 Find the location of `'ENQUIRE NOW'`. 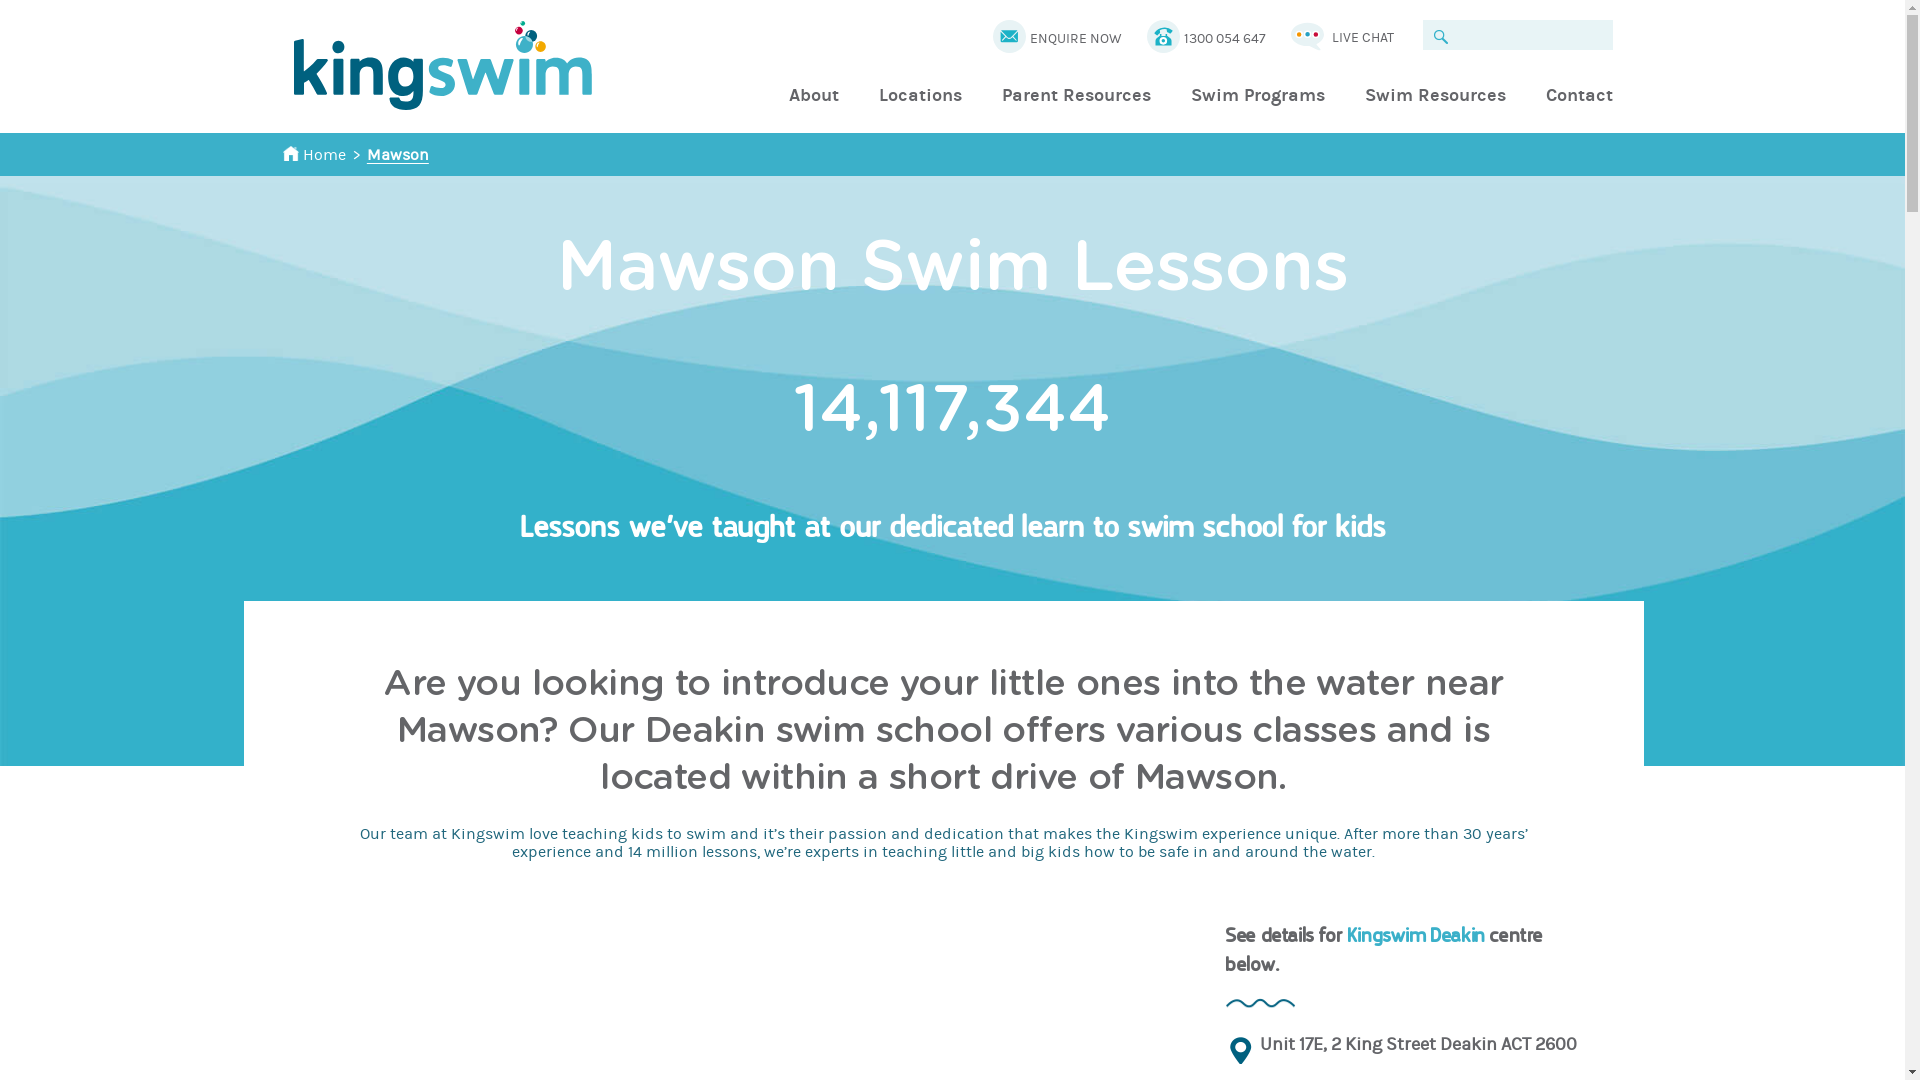

'ENQUIRE NOW' is located at coordinates (1074, 38).